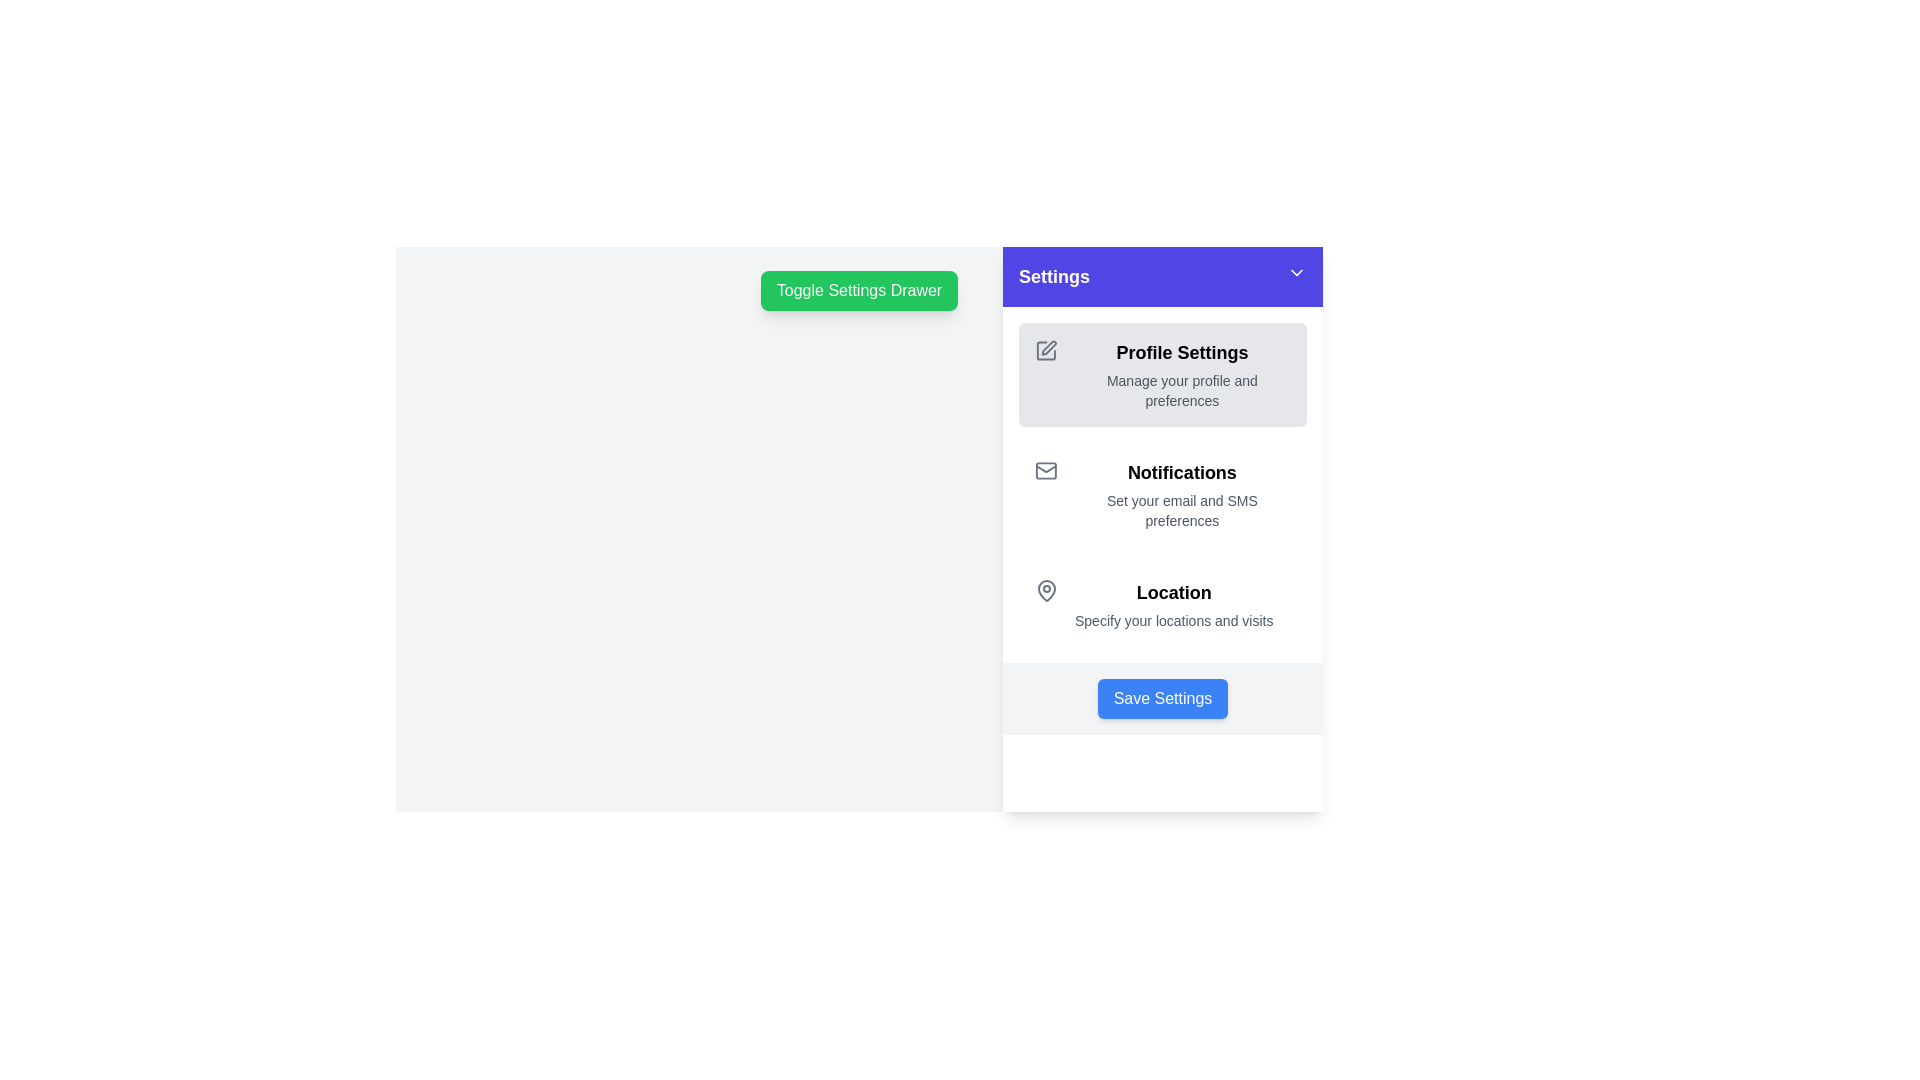 This screenshot has width=1920, height=1080. I want to click on the second item in the vertical list within the 'Settings' panel to manage notification preferences for email and SMS, so click(1162, 494).